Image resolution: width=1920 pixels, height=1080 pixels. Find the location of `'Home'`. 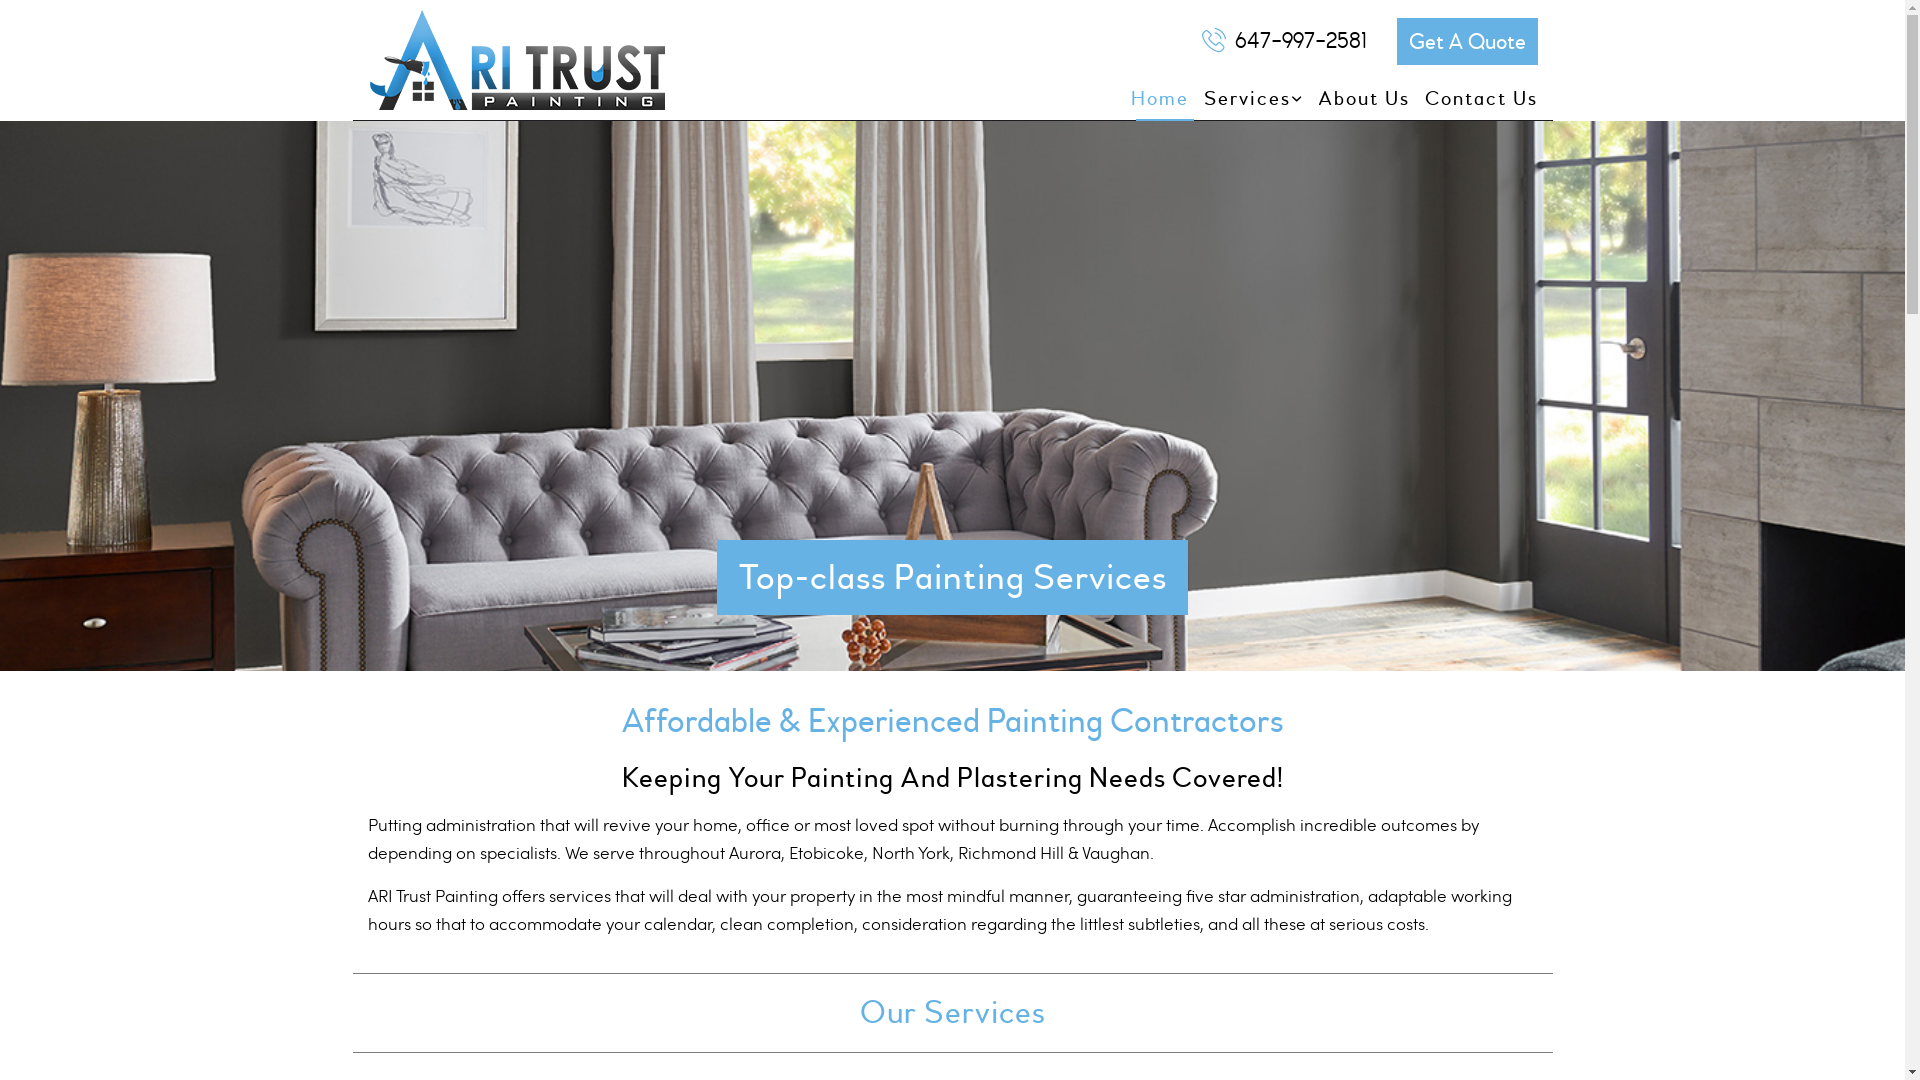

'Home' is located at coordinates (1152, 99).